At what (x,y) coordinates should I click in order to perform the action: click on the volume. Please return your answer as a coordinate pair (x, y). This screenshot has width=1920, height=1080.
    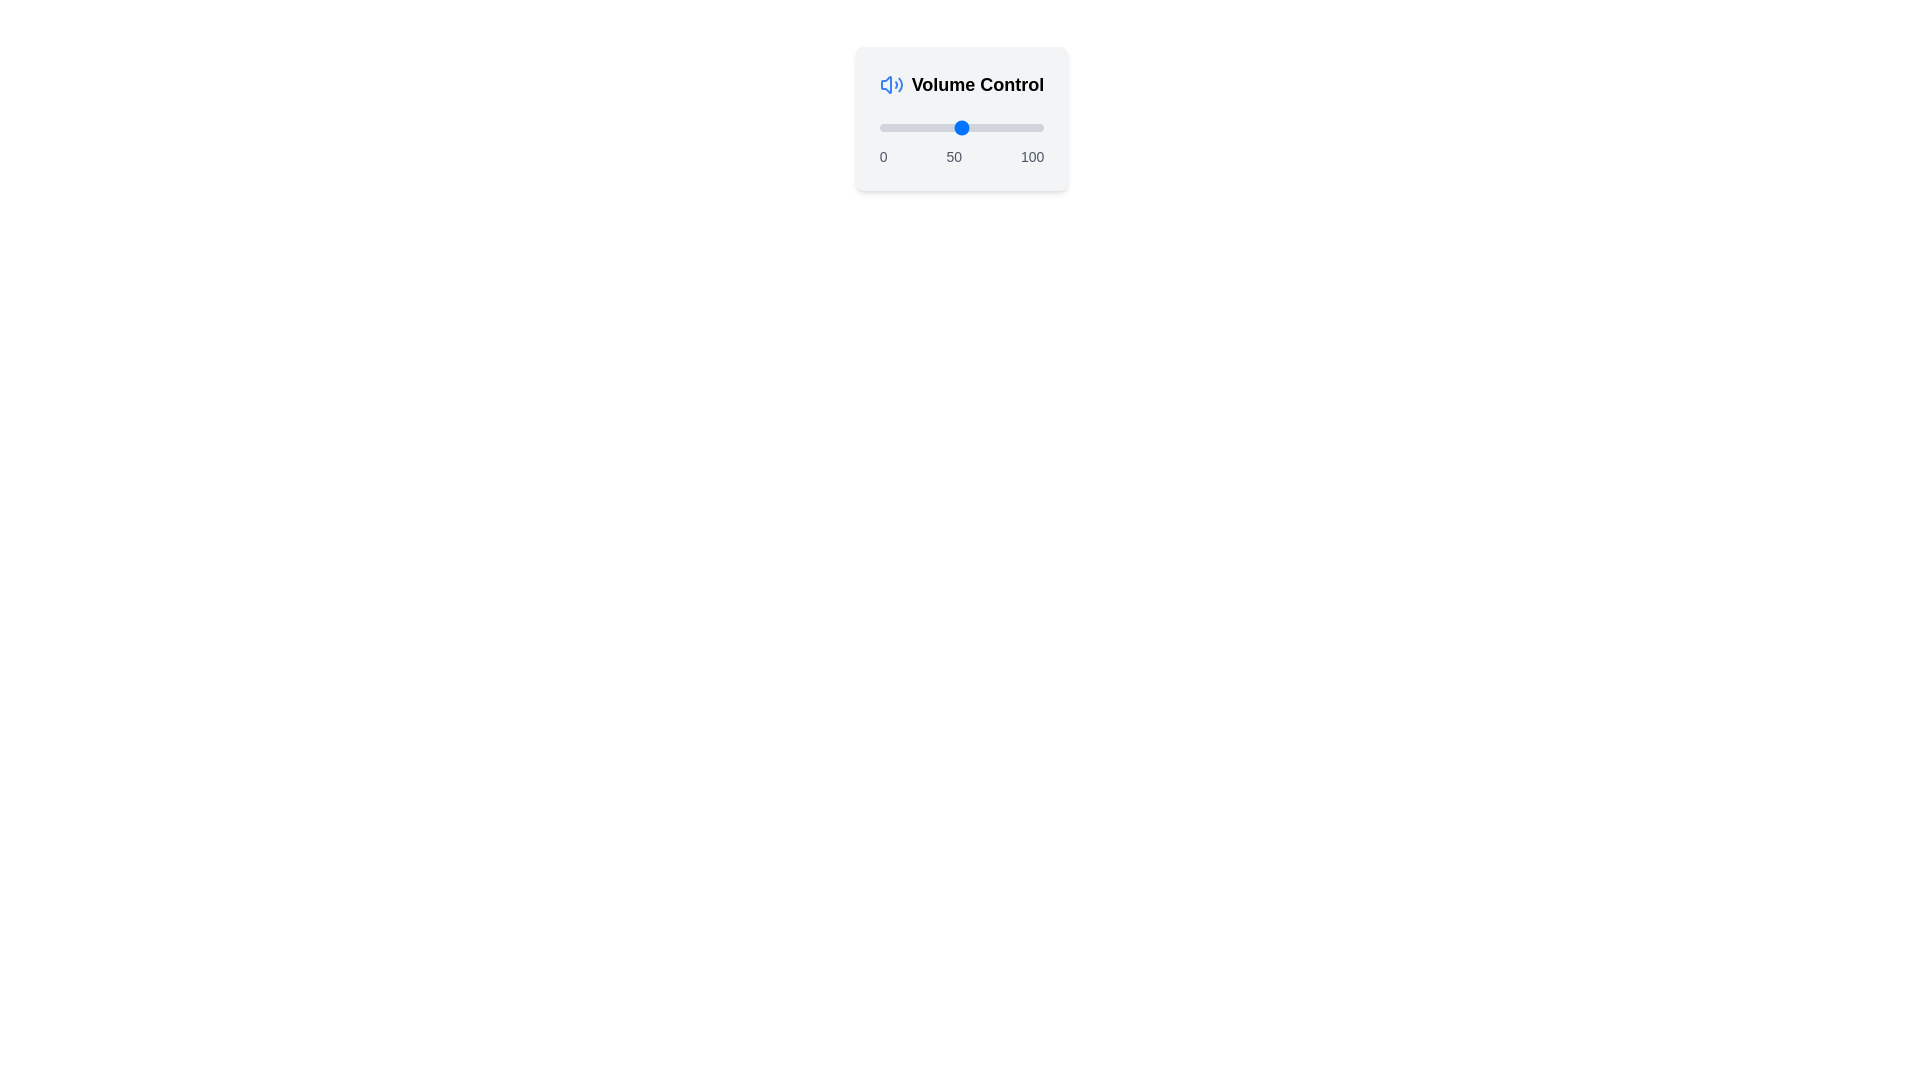
    Looking at the image, I should click on (909, 127).